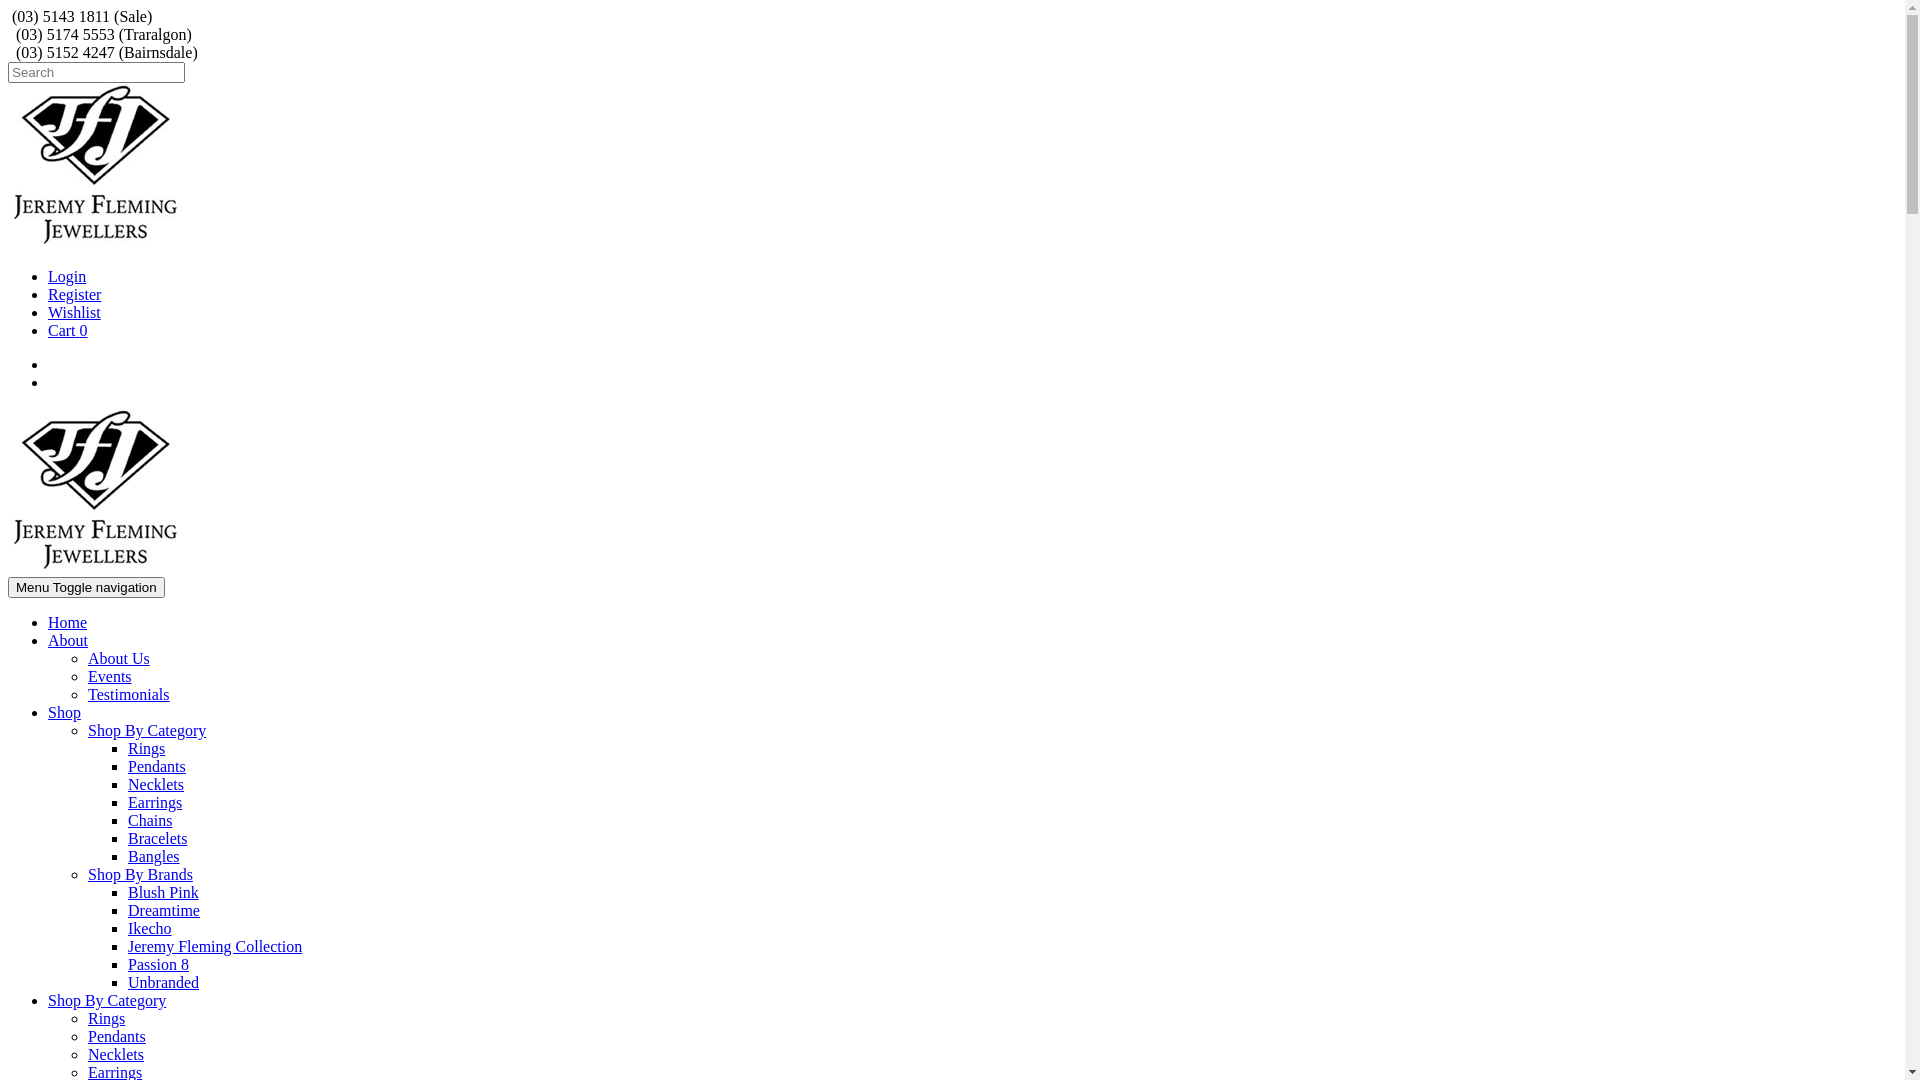 The image size is (1920, 1080). What do you see at coordinates (86, 658) in the screenshot?
I see `'About Us'` at bounding box center [86, 658].